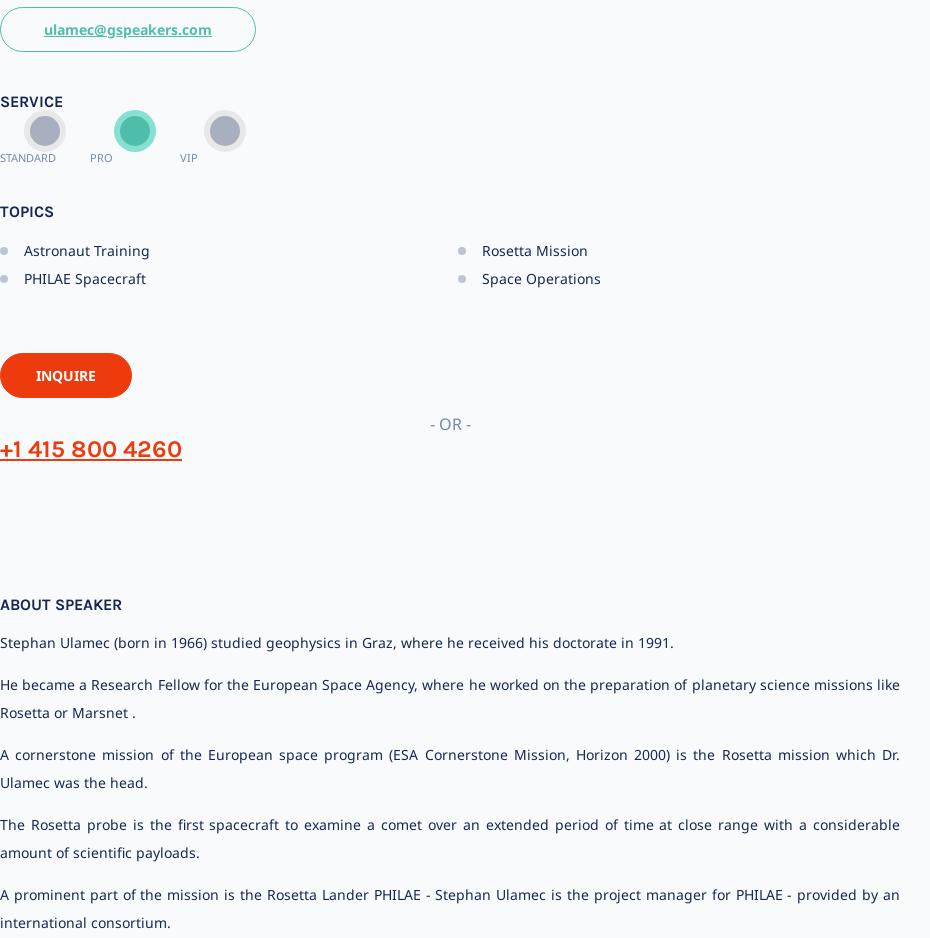 Image resolution: width=930 pixels, height=938 pixels. What do you see at coordinates (101, 156) in the screenshot?
I see `'PRO'` at bounding box center [101, 156].